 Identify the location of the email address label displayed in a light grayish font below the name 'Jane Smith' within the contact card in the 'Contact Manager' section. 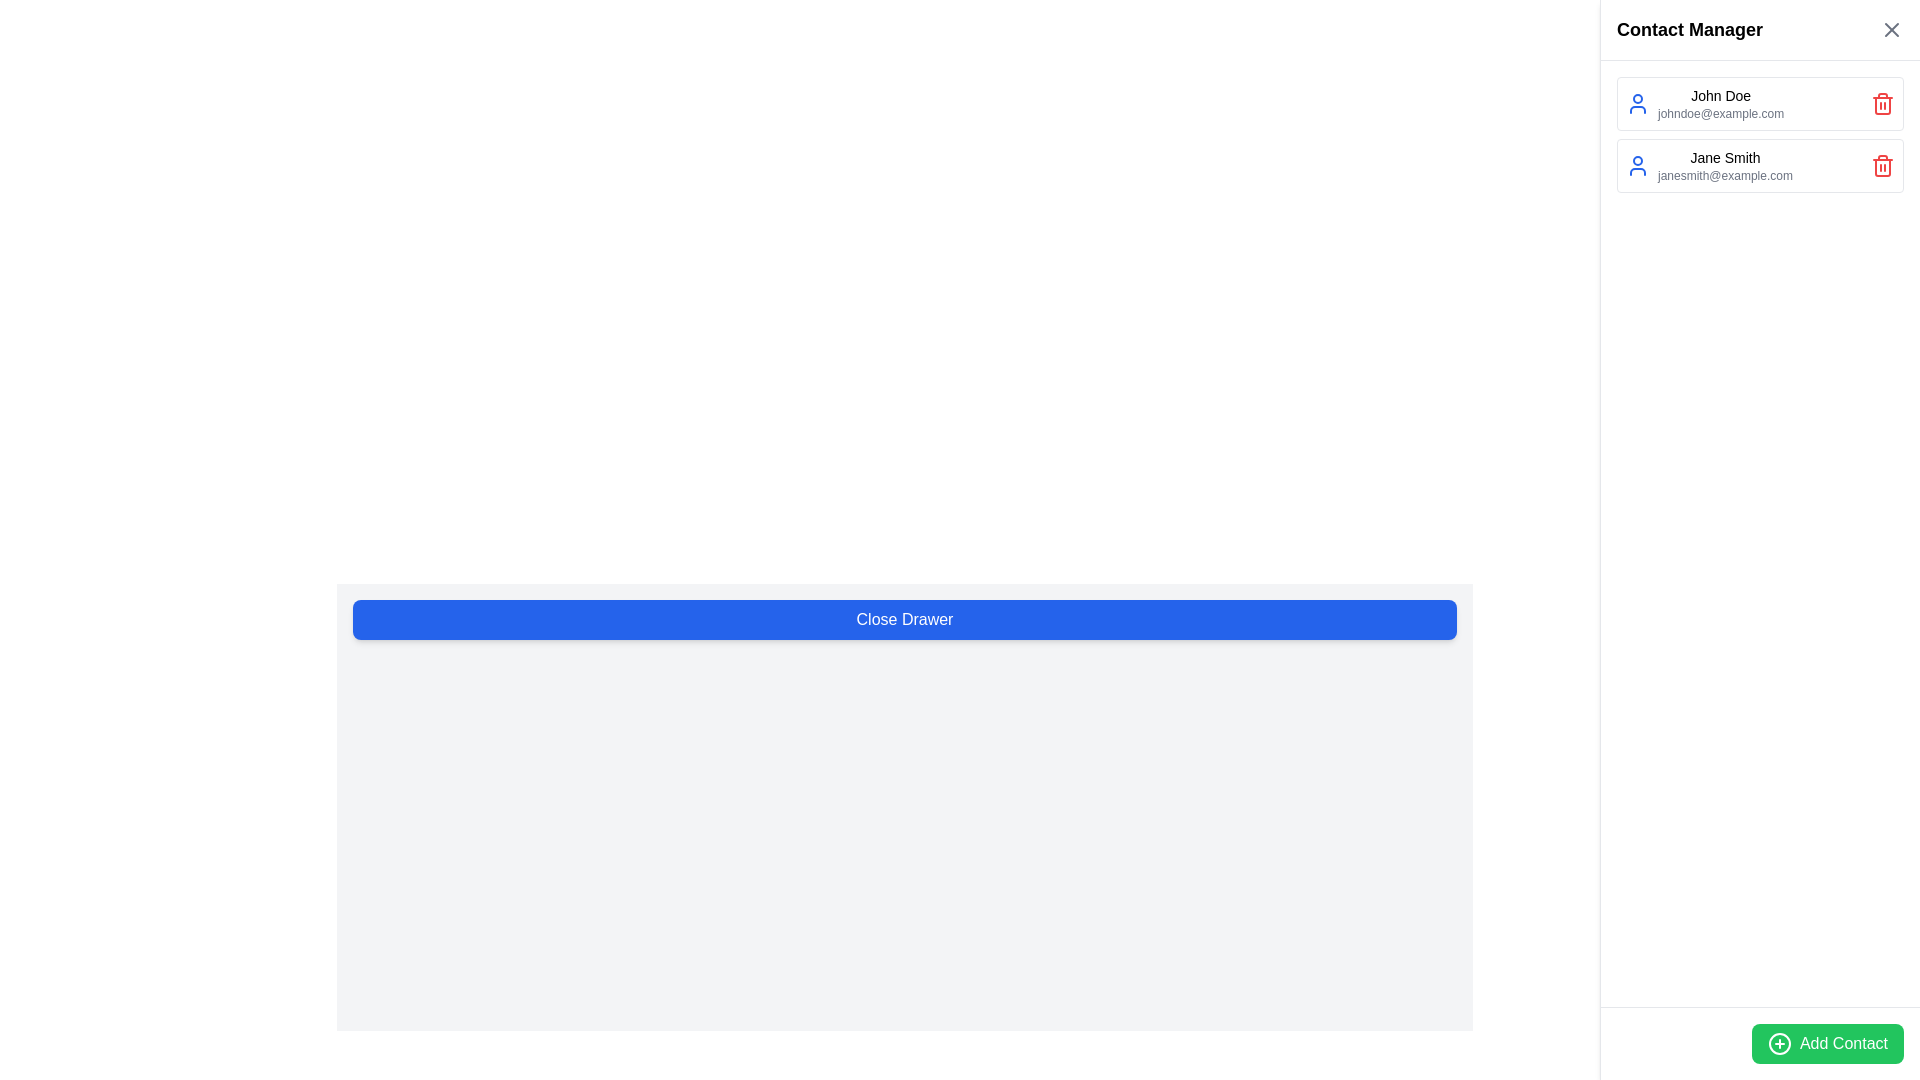
(1724, 175).